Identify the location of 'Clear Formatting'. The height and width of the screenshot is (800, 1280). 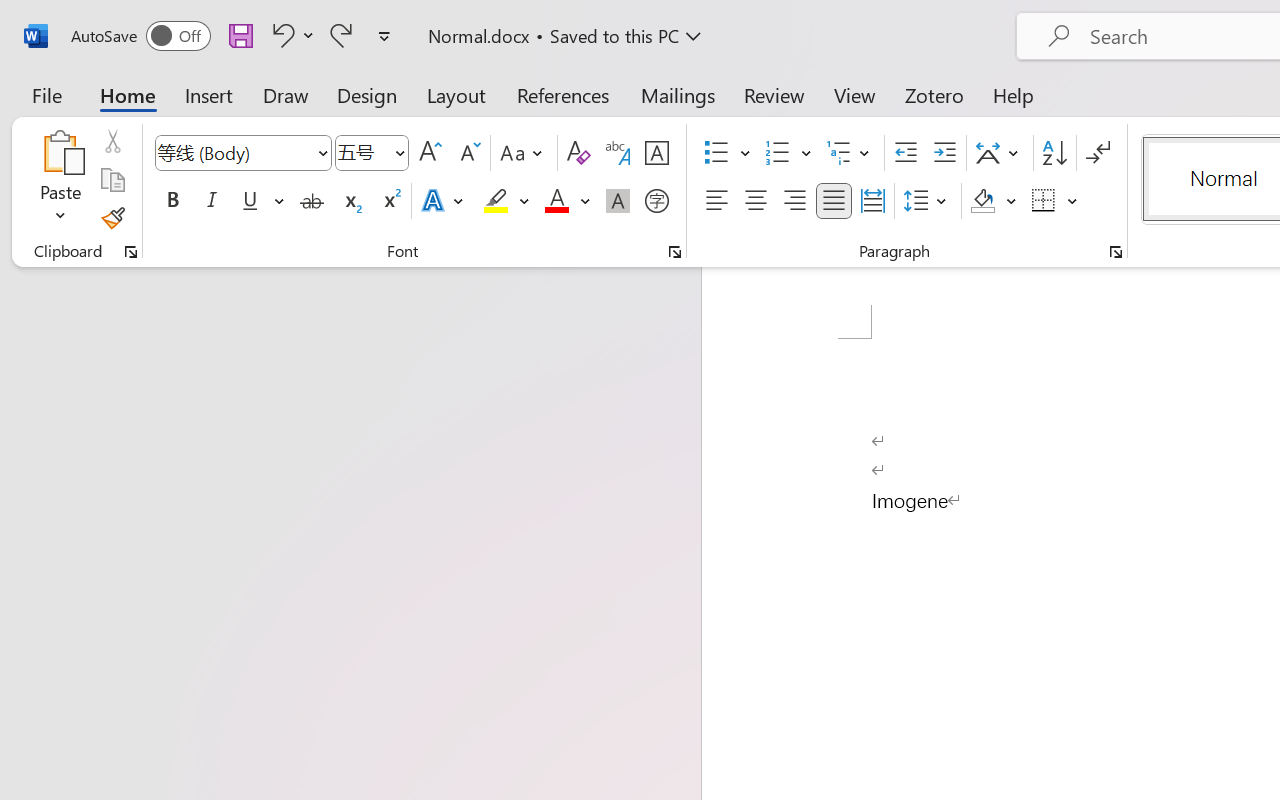
(577, 153).